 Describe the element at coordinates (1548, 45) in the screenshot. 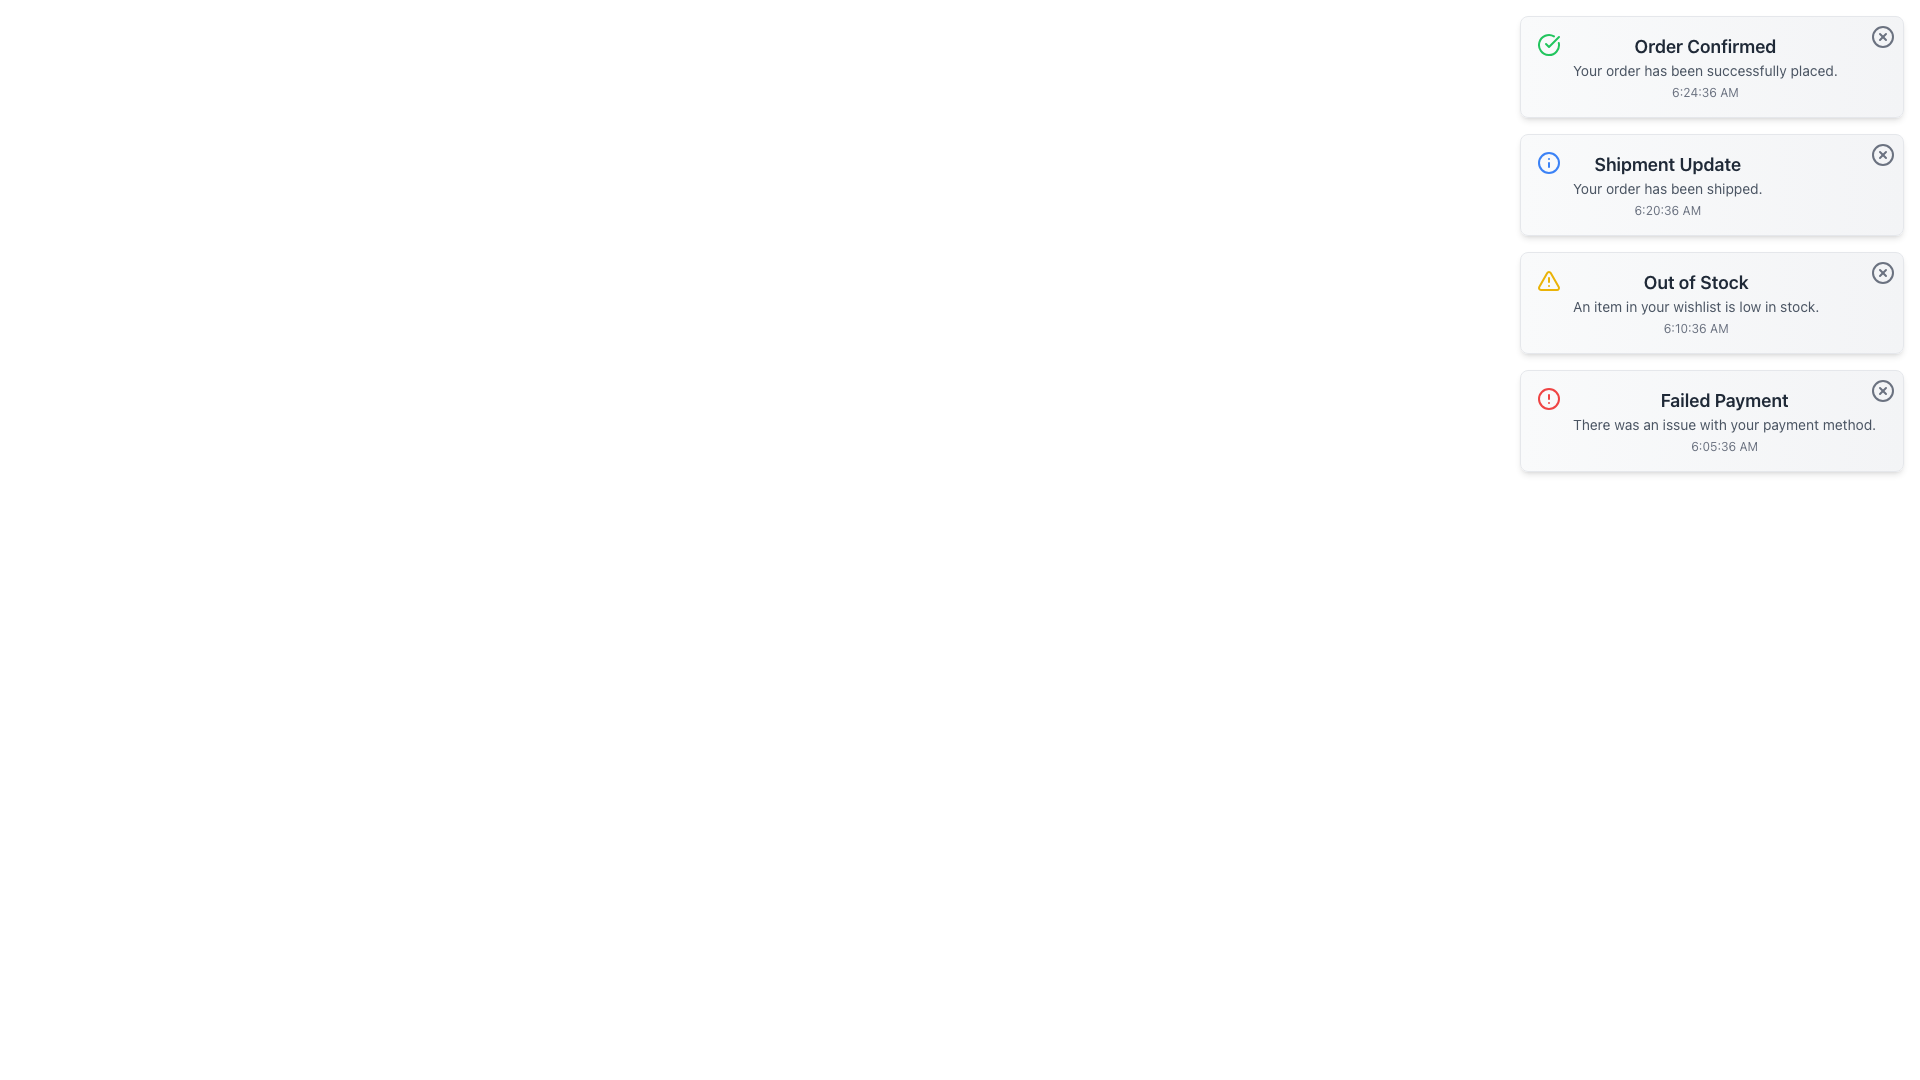

I see `the success indicator icon located to the left of the 'Order Confirmed' title text in the top-left corner of the notification box` at that location.